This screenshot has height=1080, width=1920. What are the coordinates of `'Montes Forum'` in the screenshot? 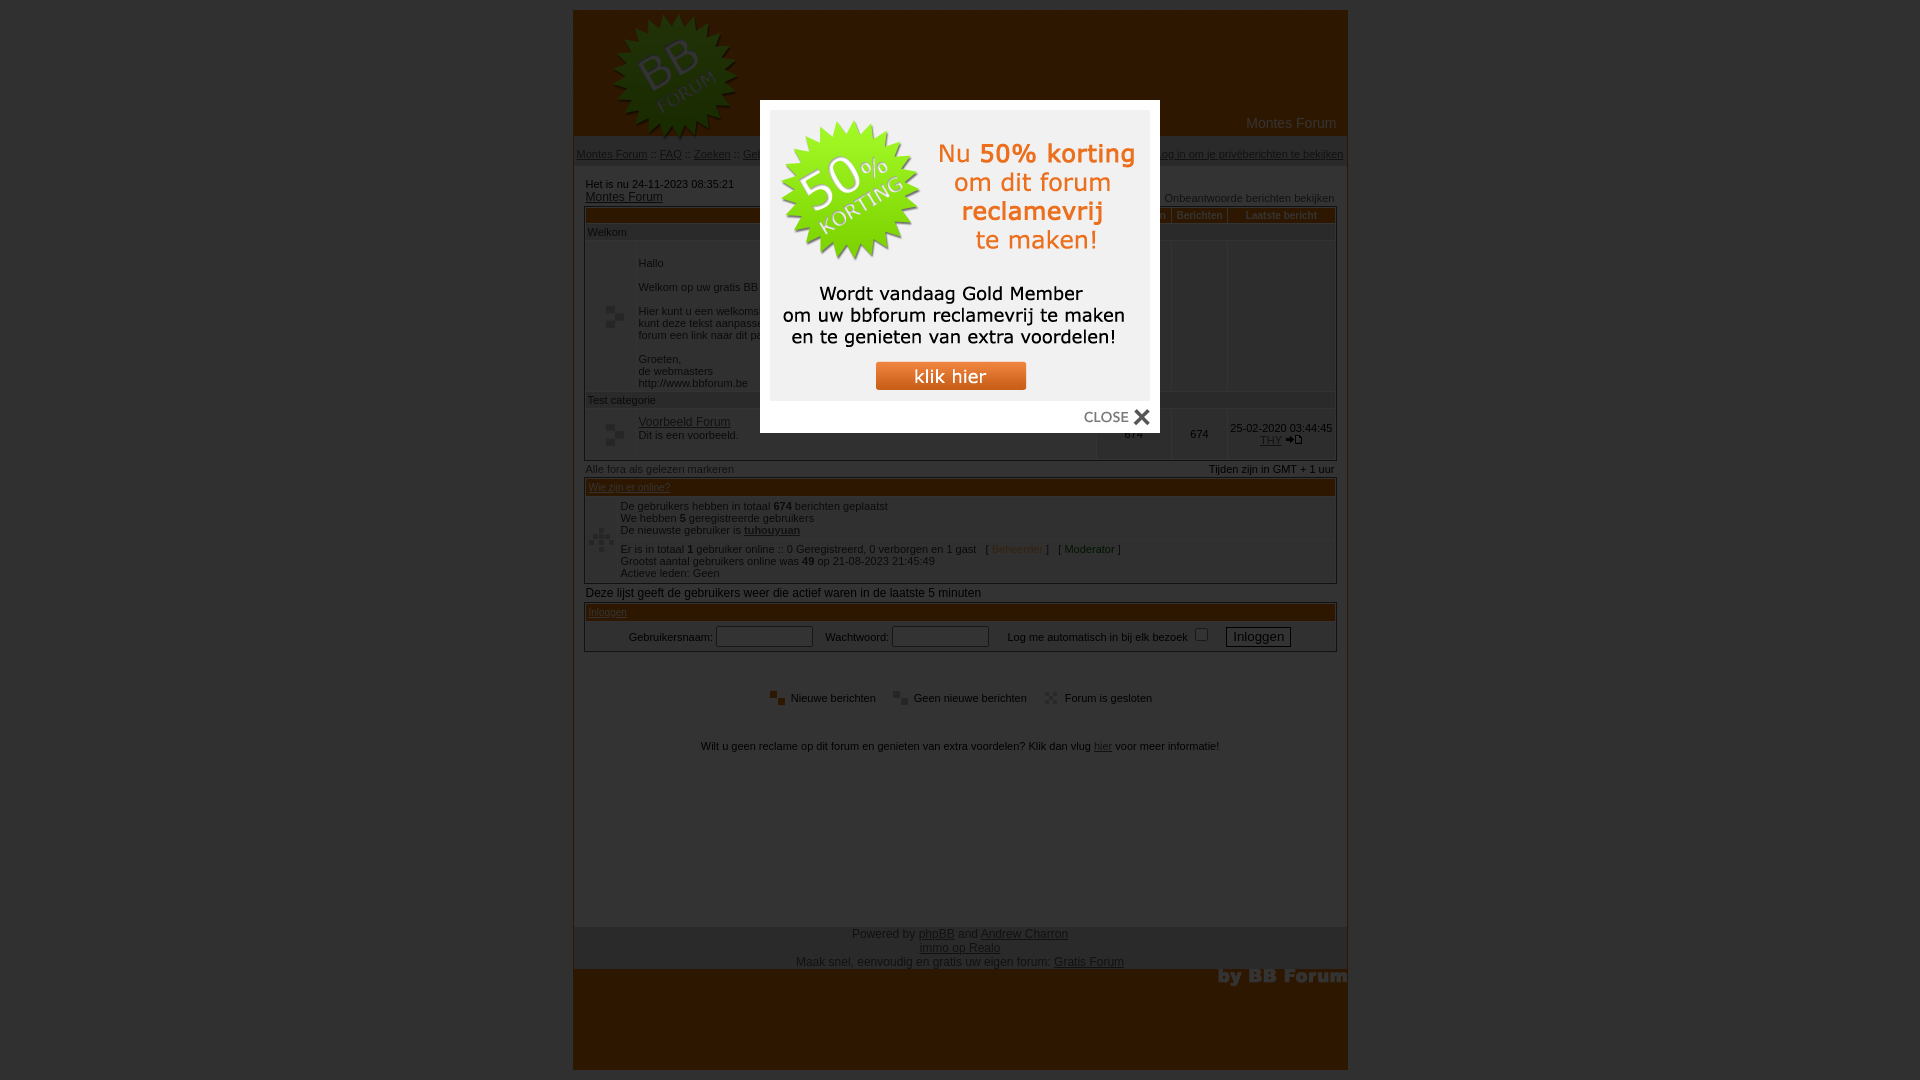 It's located at (623, 196).